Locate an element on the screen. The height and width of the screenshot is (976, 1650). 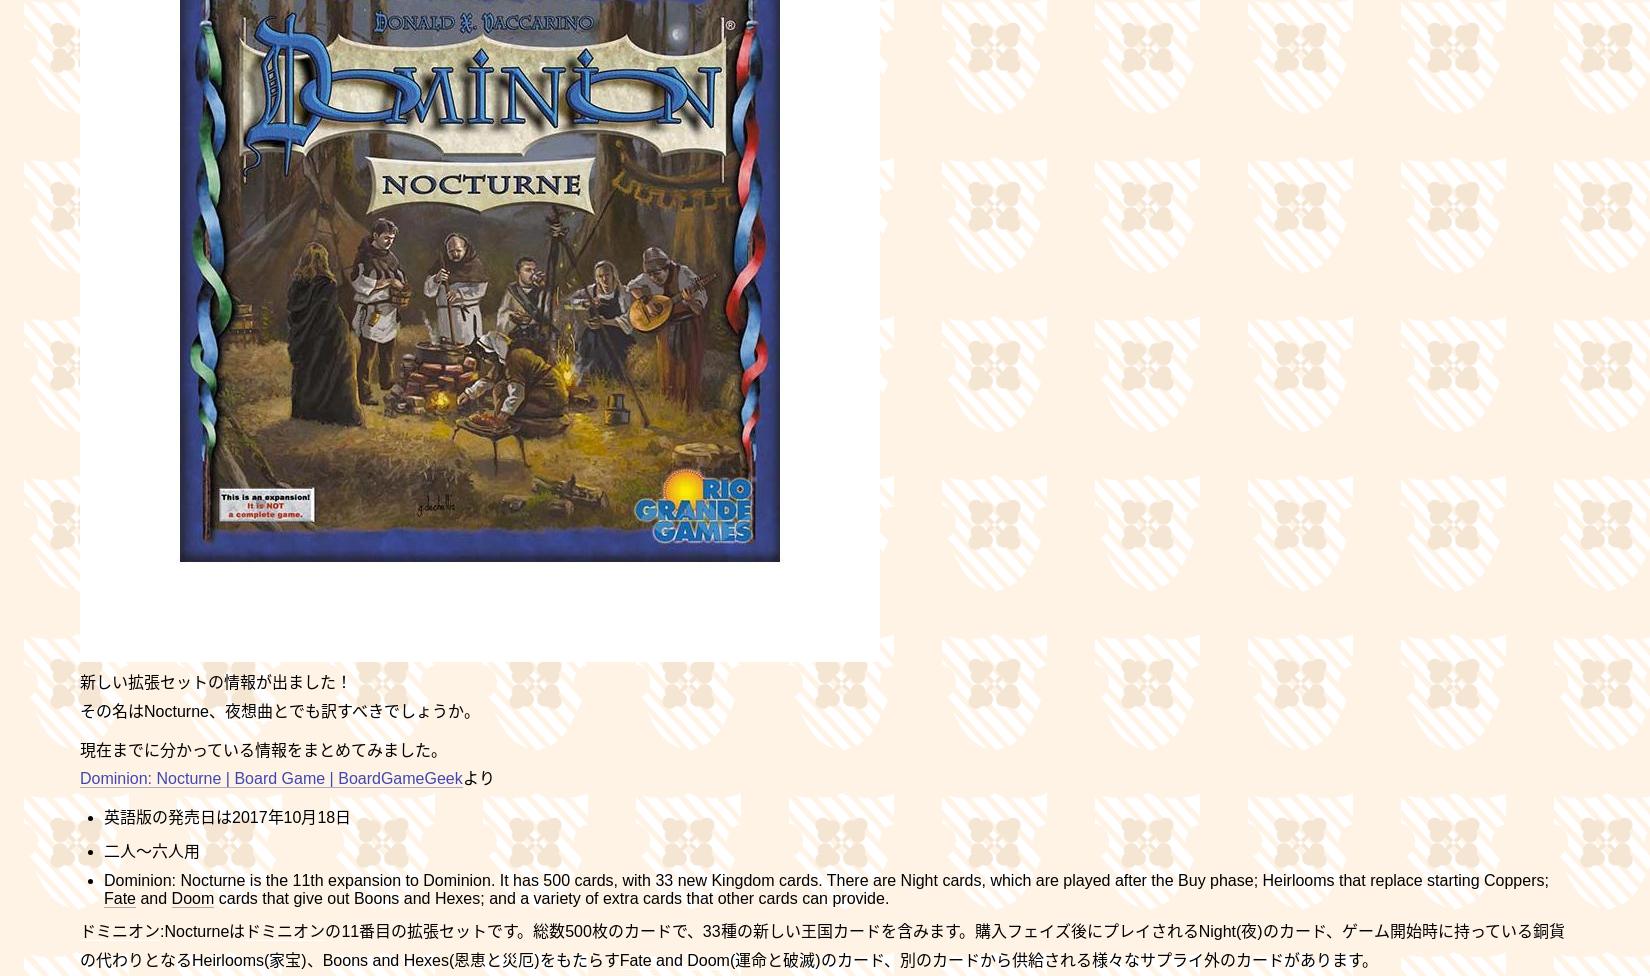
'Dominion: Nocturne | Board Game | BoardGameGeek' is located at coordinates (270, 778).